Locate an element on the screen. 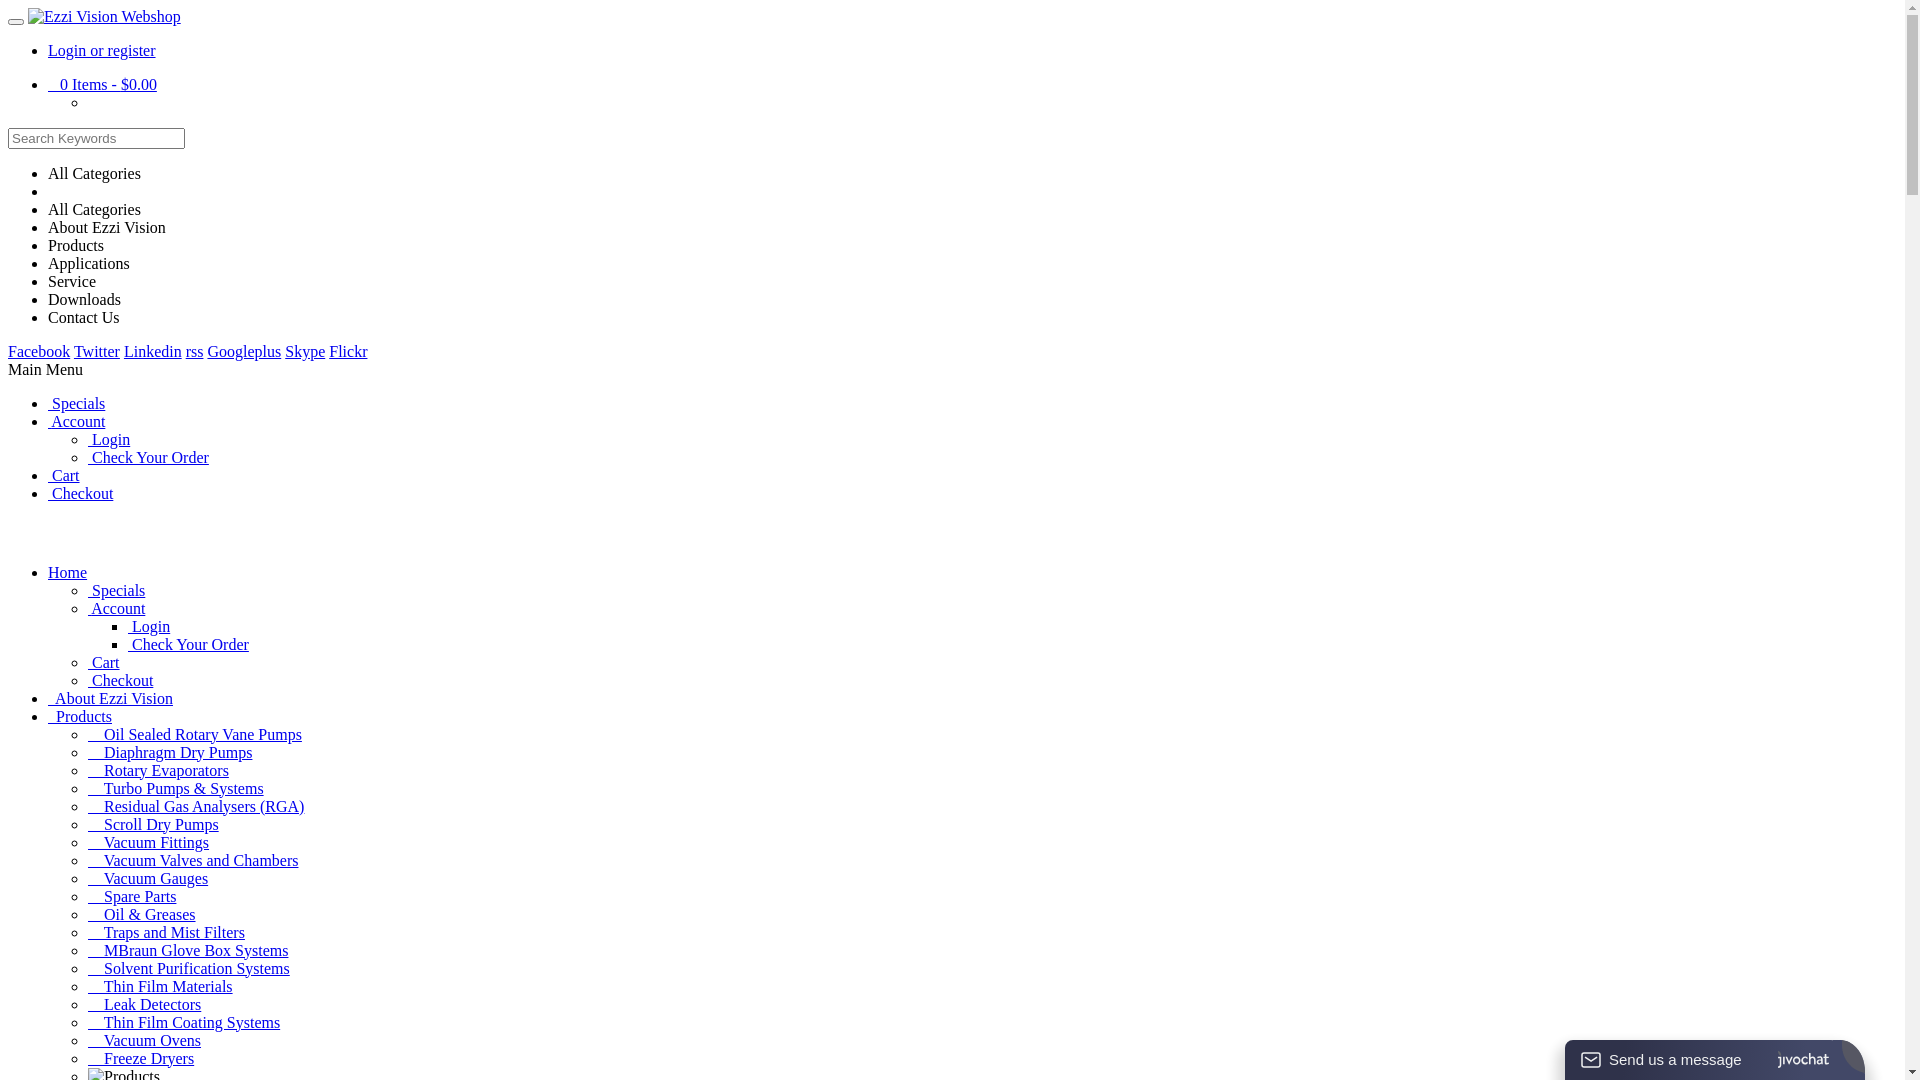 Image resolution: width=1920 pixels, height=1080 pixels. '    Vacuum Fittings' is located at coordinates (86, 842).